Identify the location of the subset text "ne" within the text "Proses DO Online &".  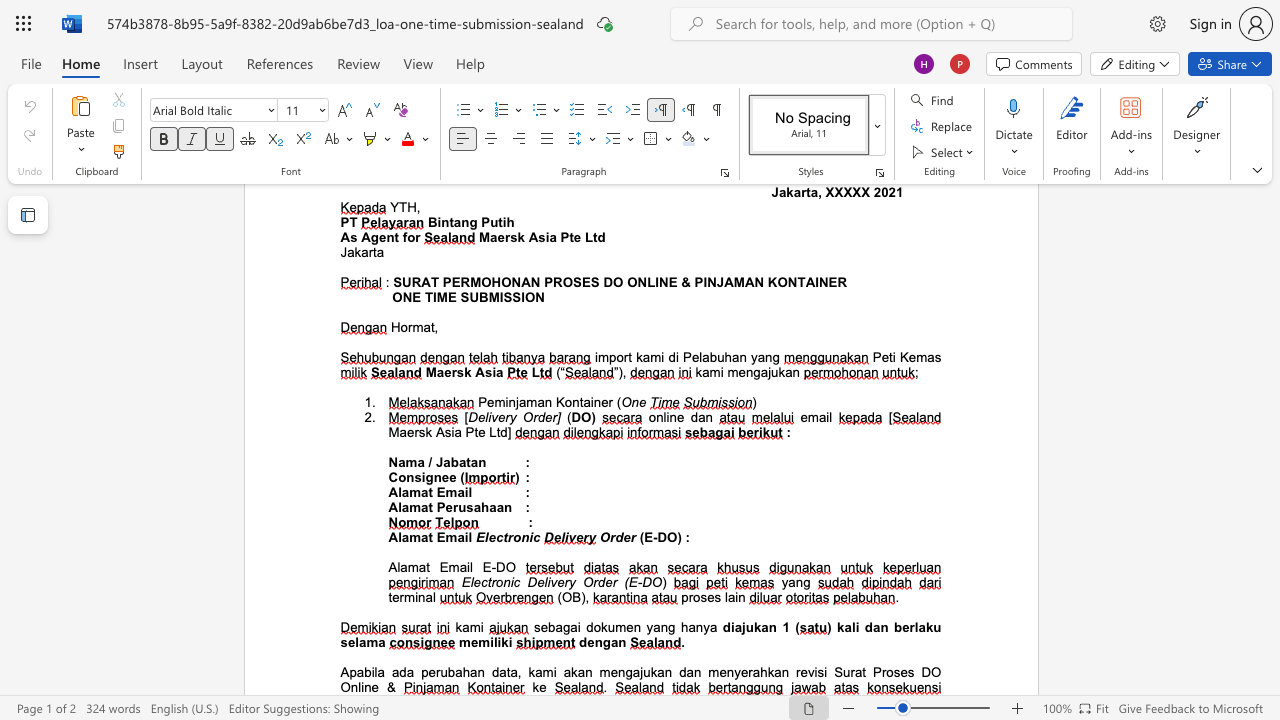
(364, 686).